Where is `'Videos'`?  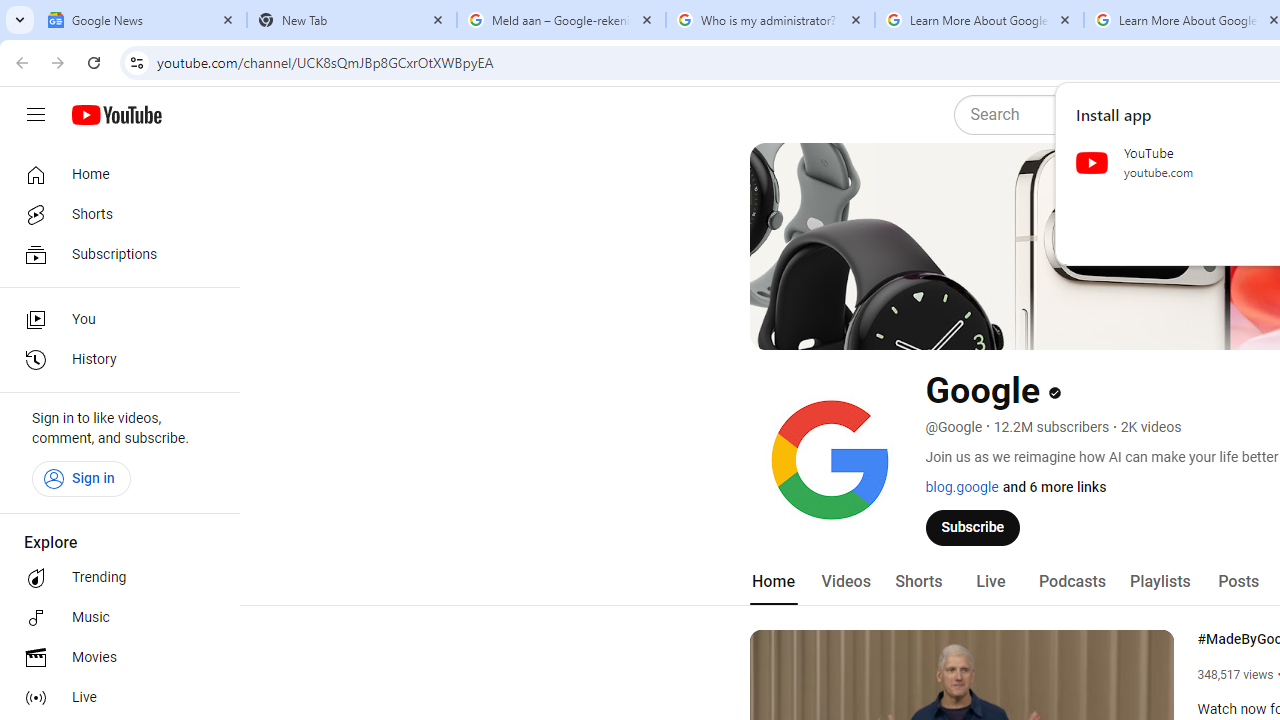 'Videos' is located at coordinates (845, 581).